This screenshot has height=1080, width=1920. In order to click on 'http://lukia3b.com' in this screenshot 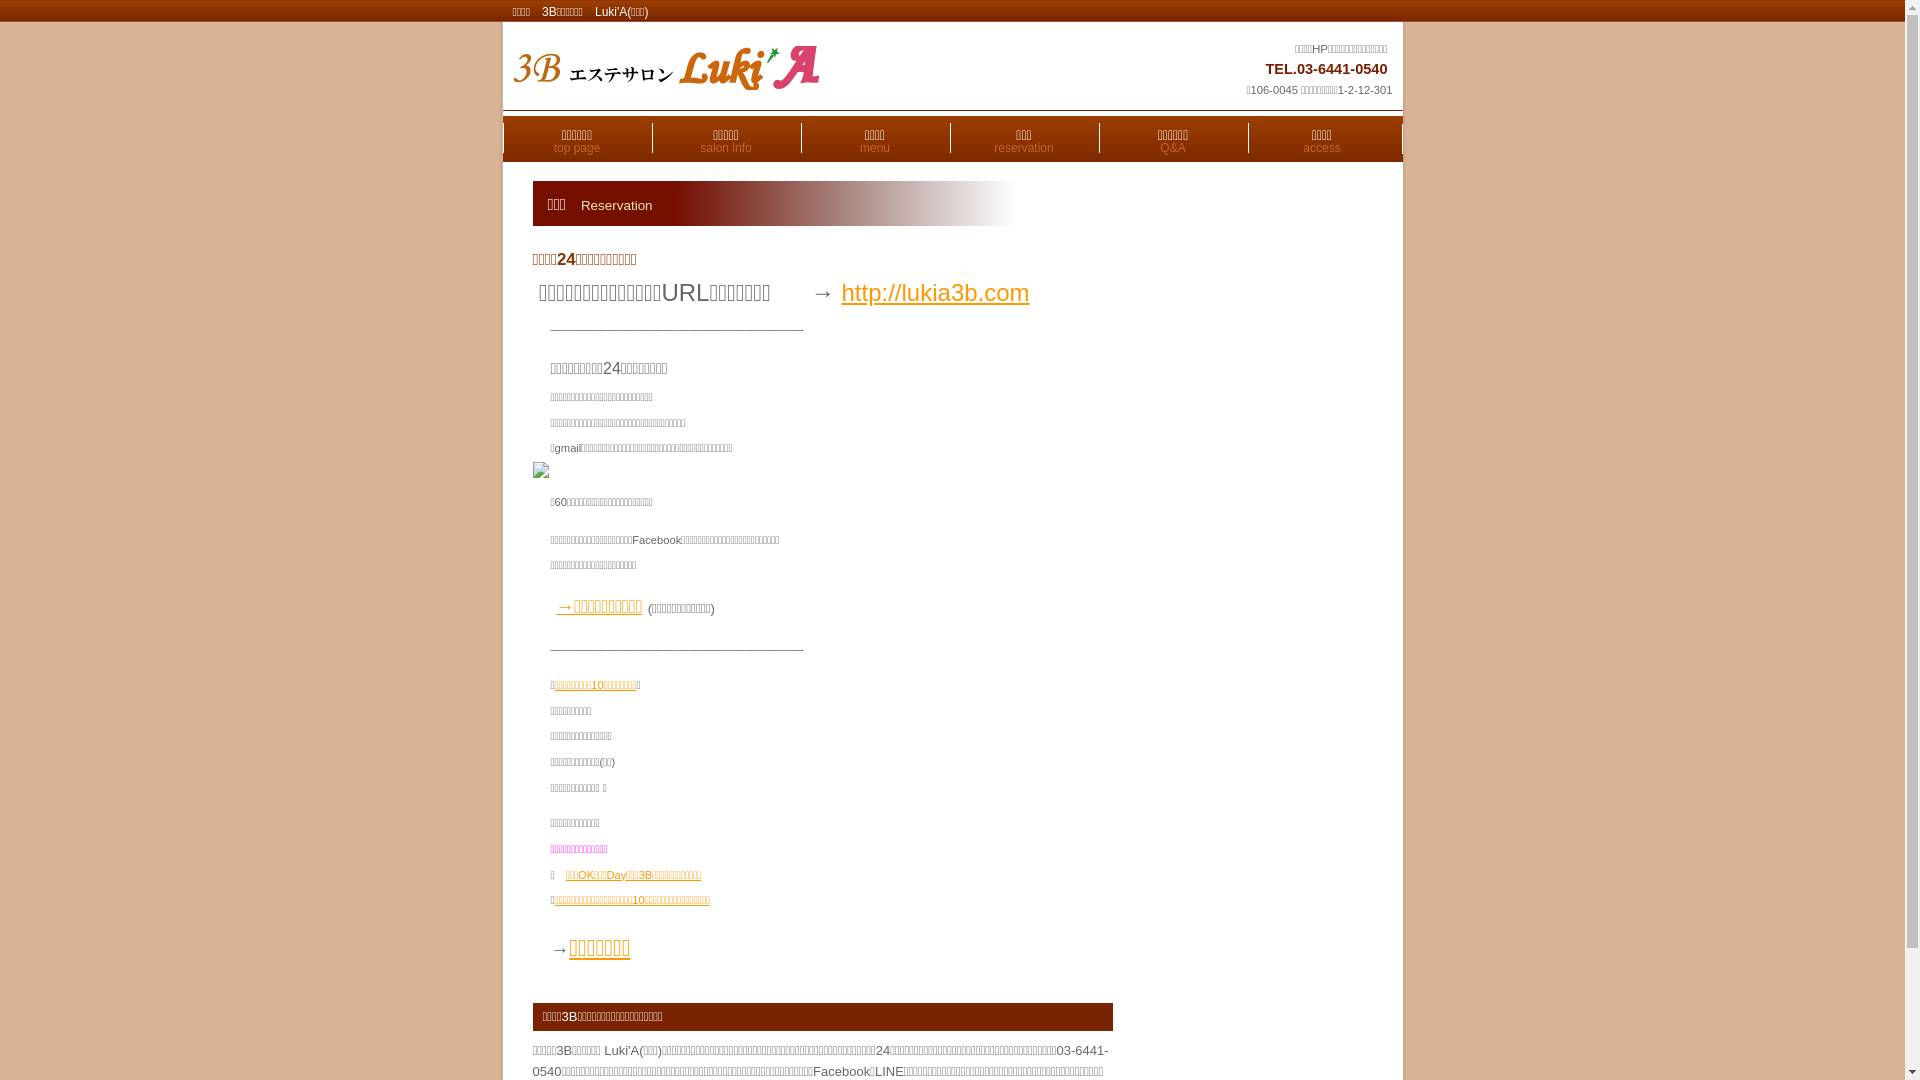, I will do `click(934, 292)`.